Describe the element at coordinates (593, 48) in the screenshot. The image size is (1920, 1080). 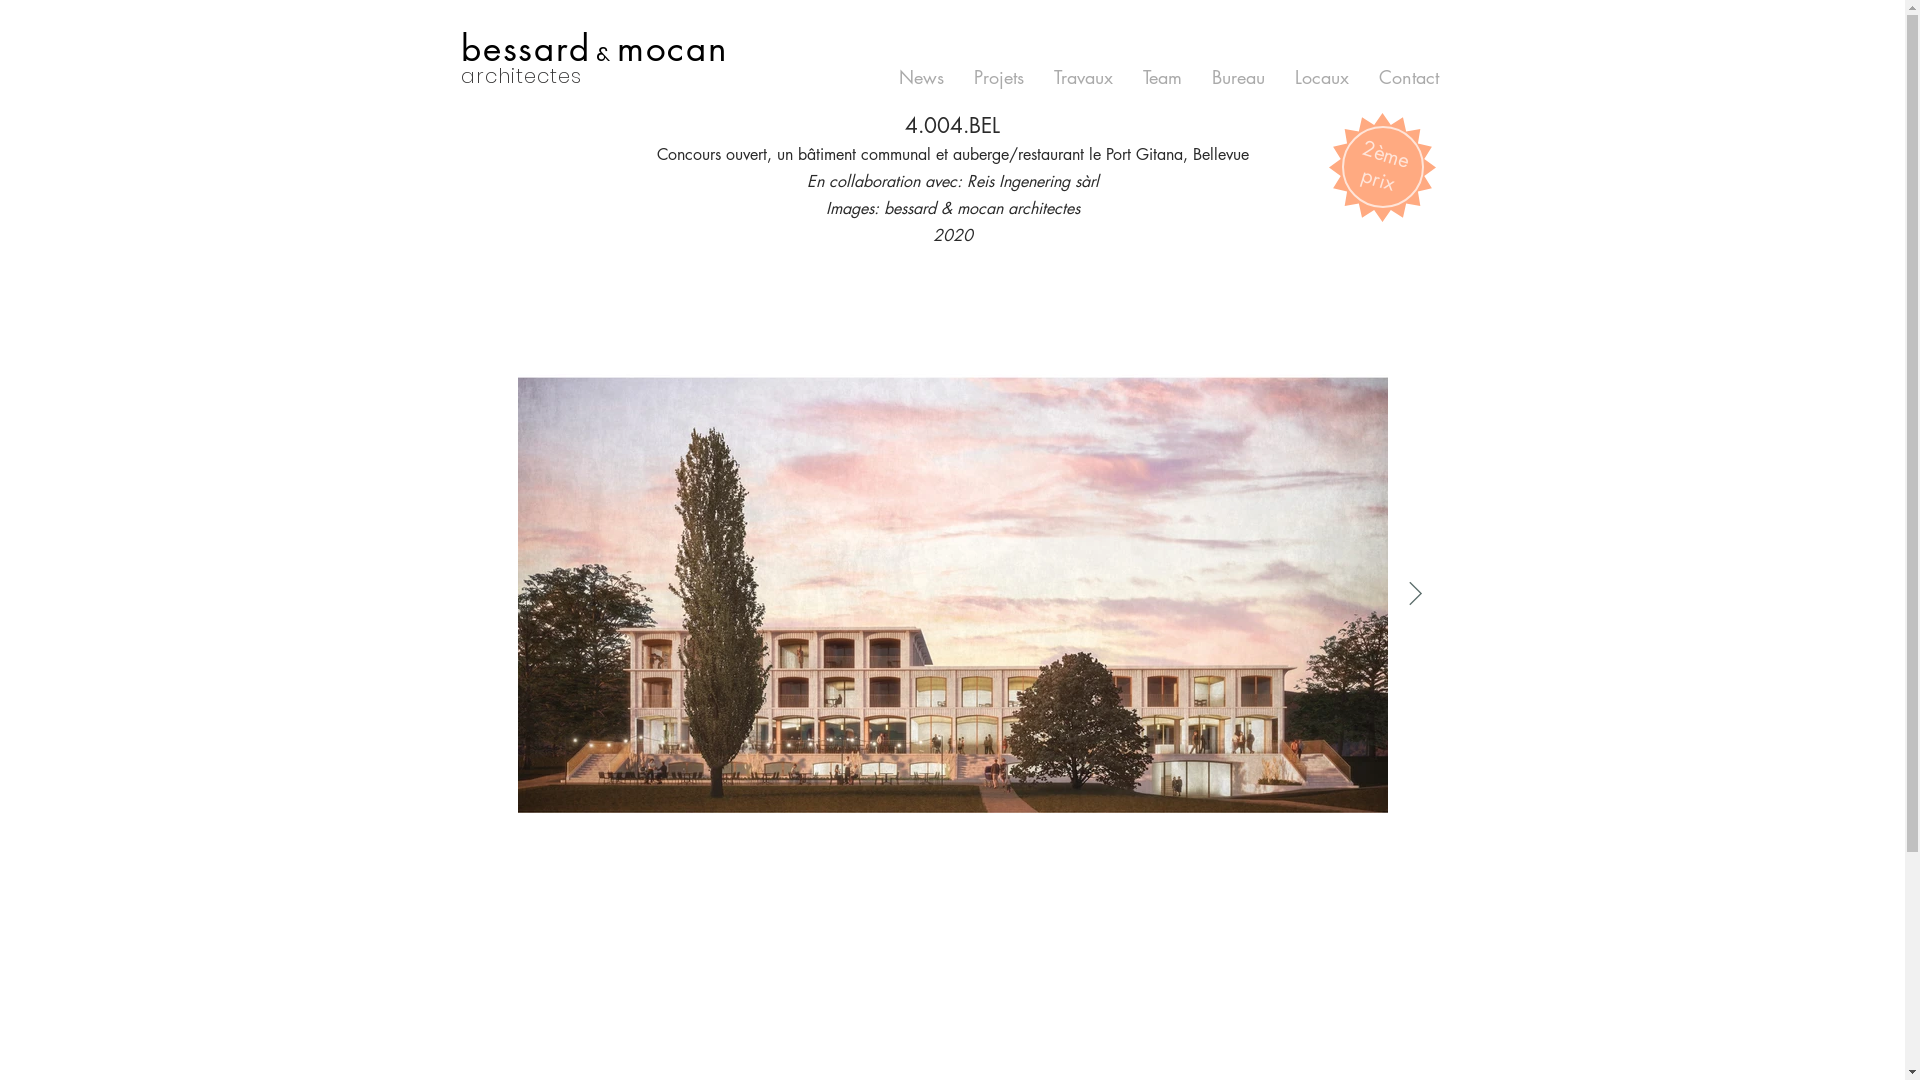
I see `'bessard & mocan'` at that location.